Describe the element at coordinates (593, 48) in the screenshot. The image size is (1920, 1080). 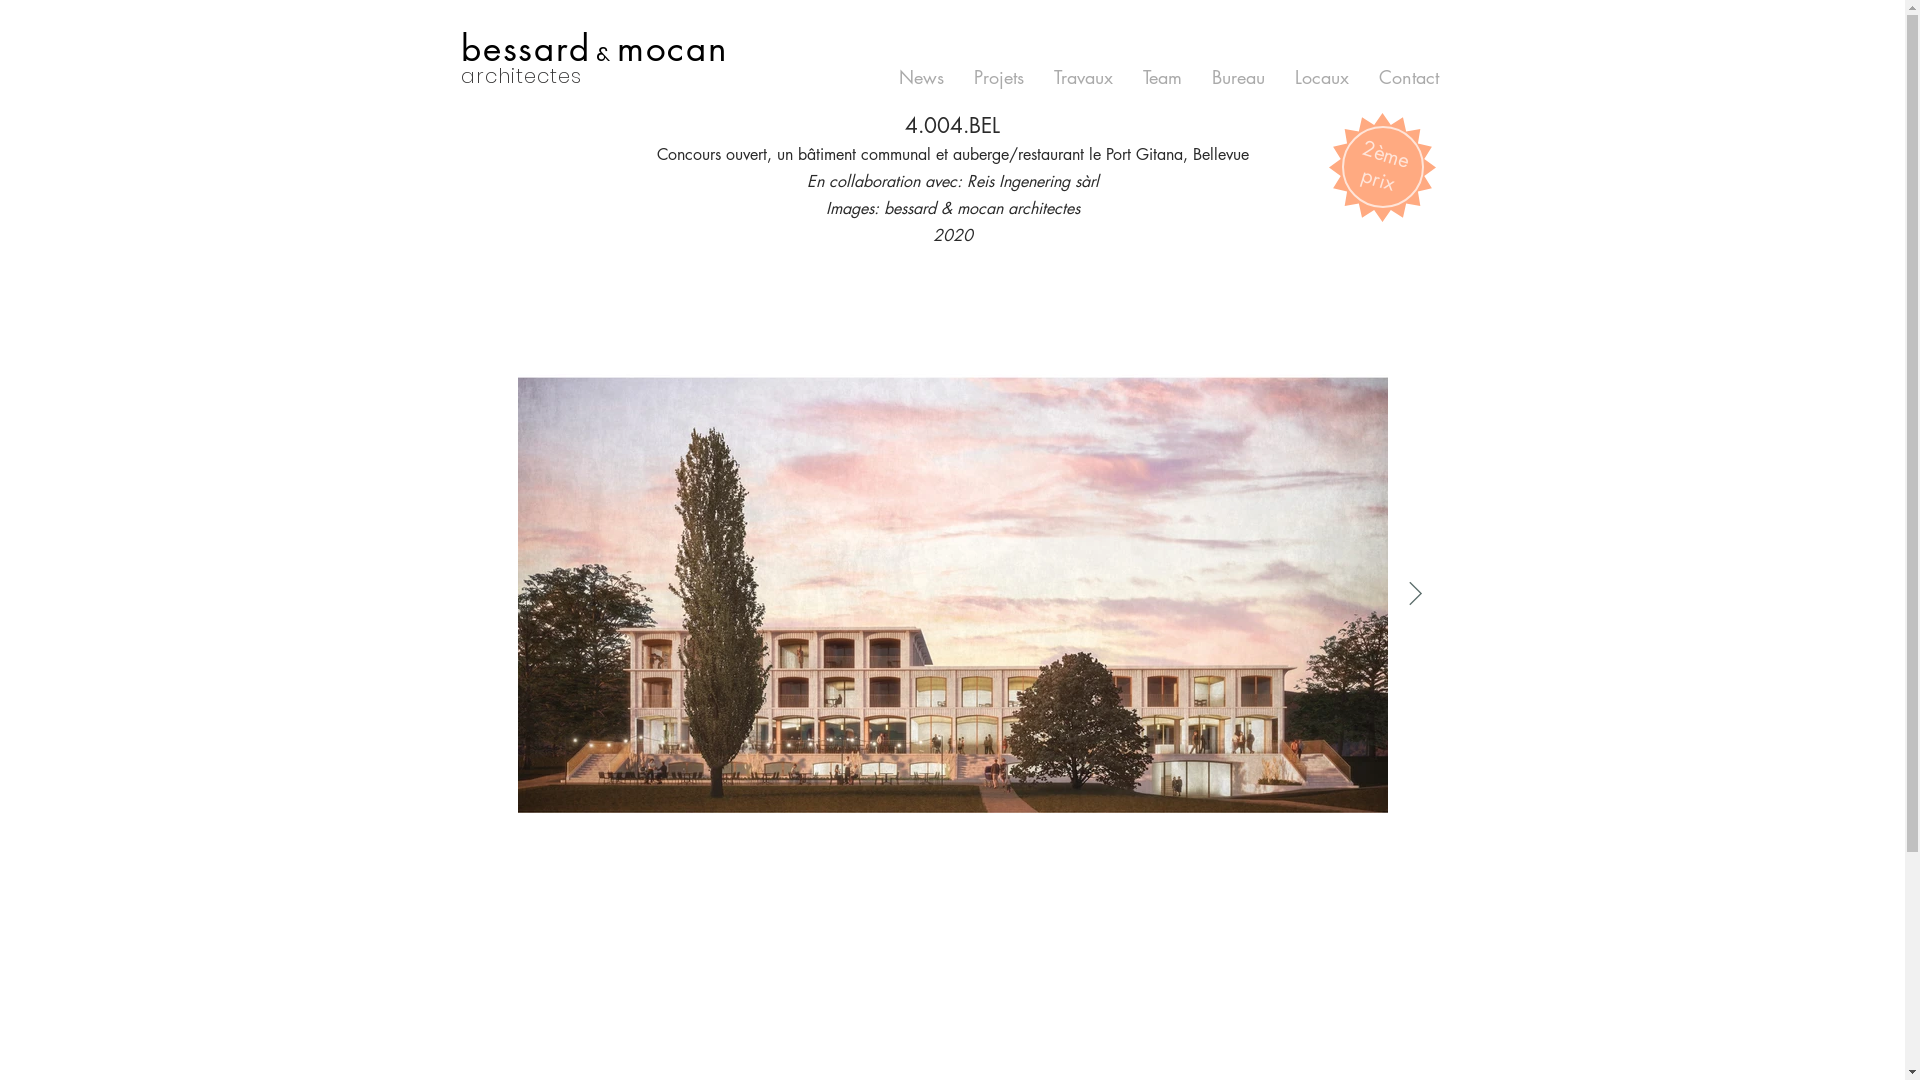
I see `'bessard & mocan'` at that location.